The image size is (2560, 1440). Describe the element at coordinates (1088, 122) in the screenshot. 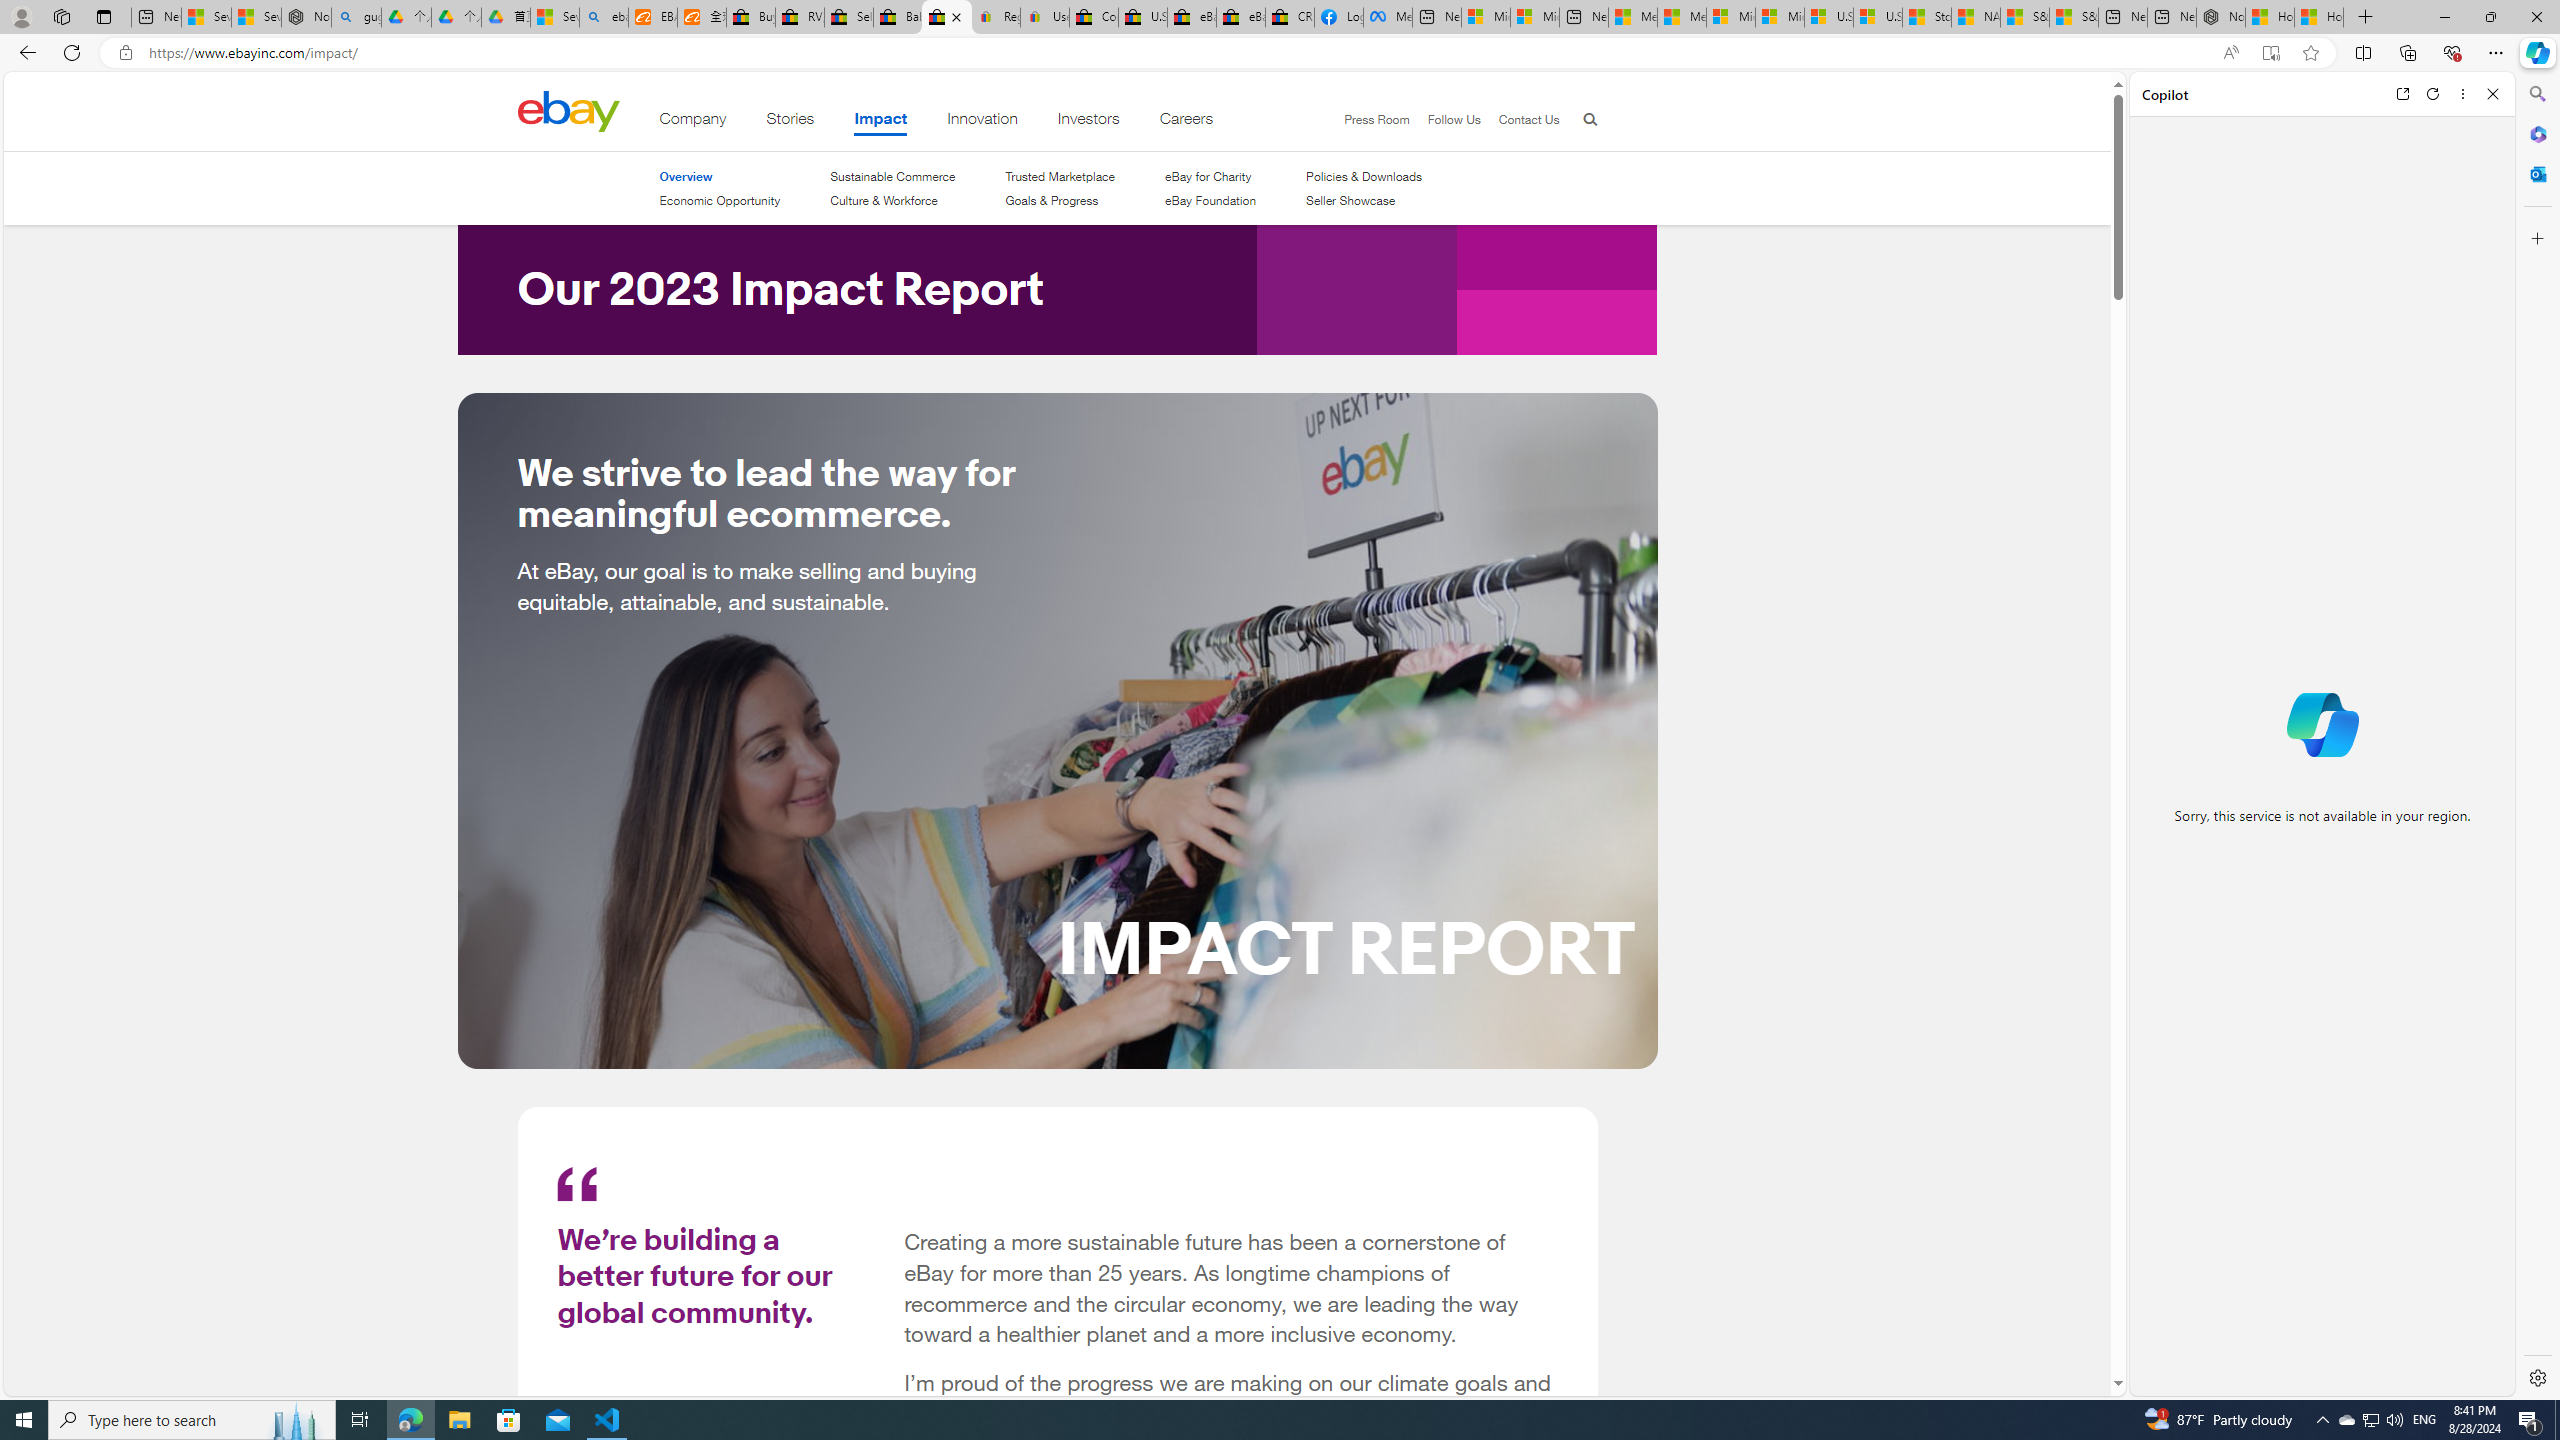

I see `'Investors'` at that location.